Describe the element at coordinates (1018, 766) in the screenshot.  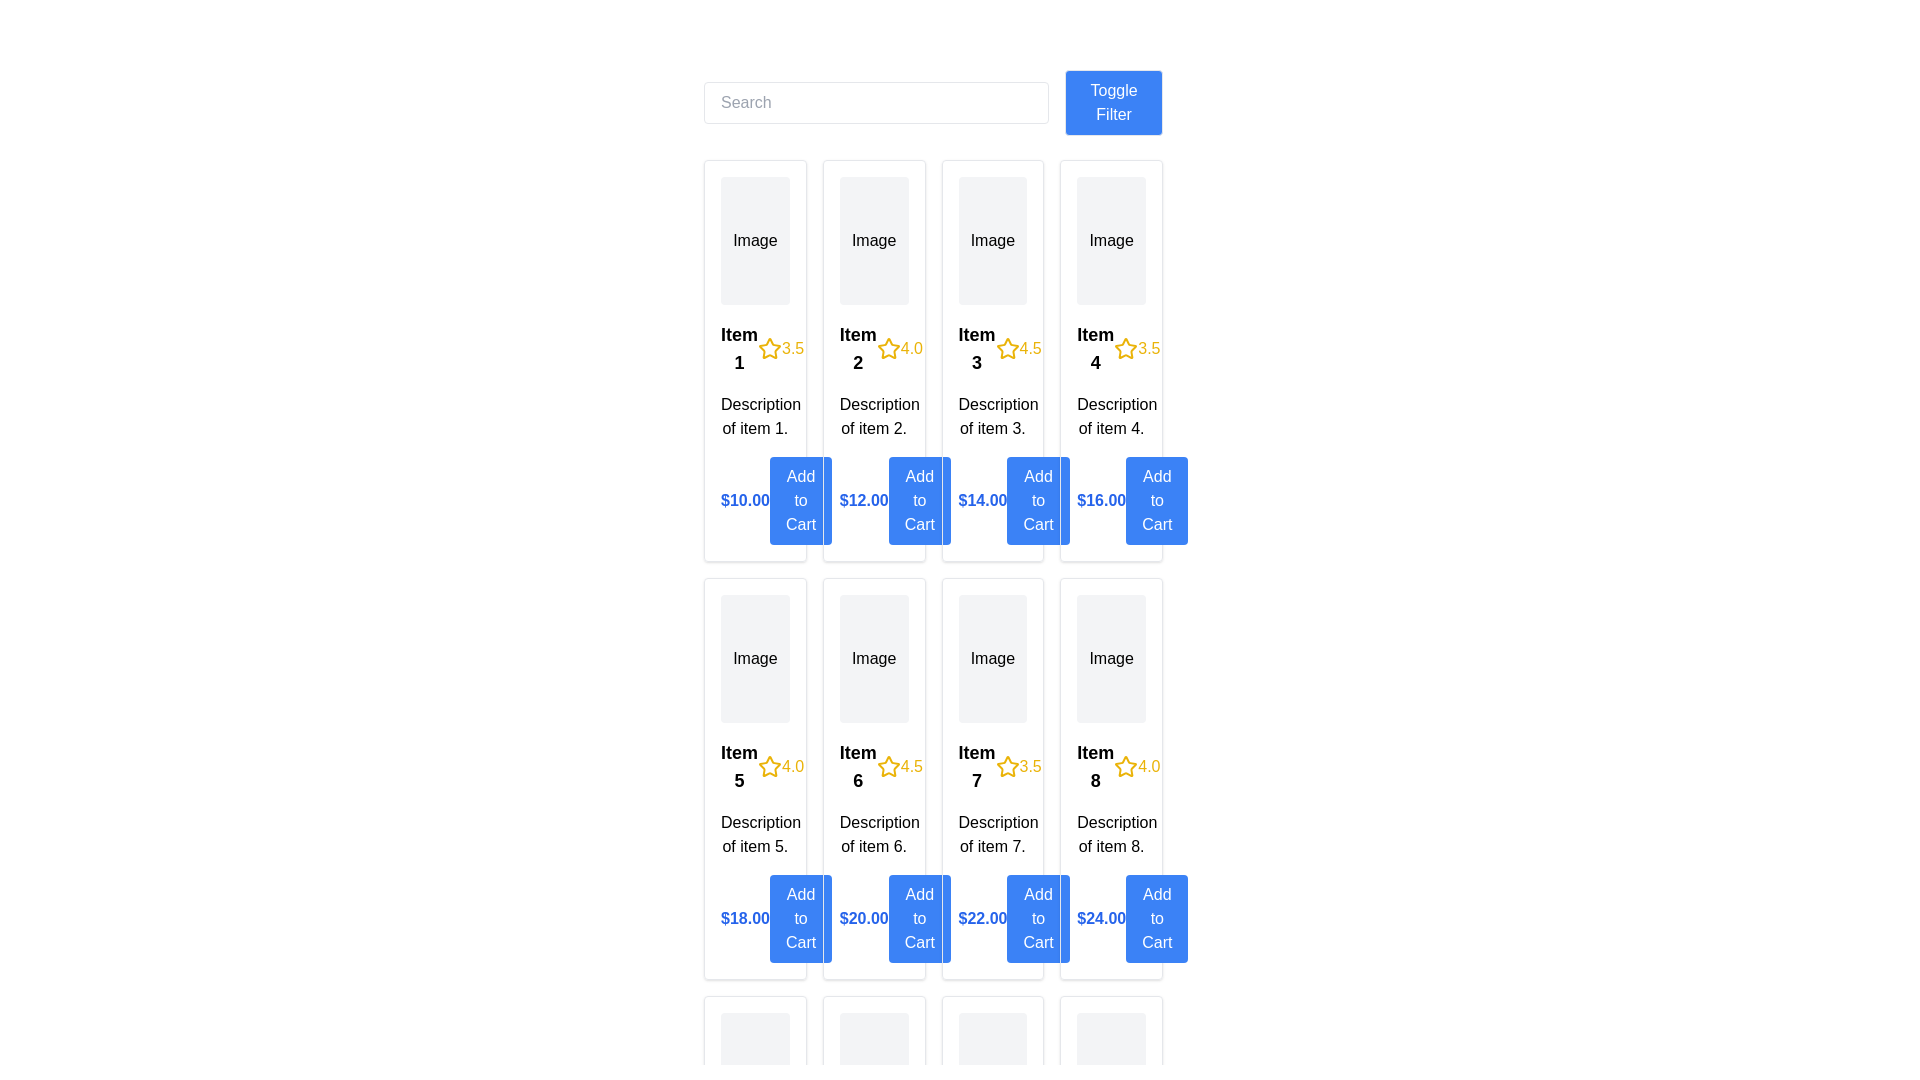
I see `the rating display for 'Item 7', which shows a rating of '3.5' with a yellow star icon adjacent to the text` at that location.